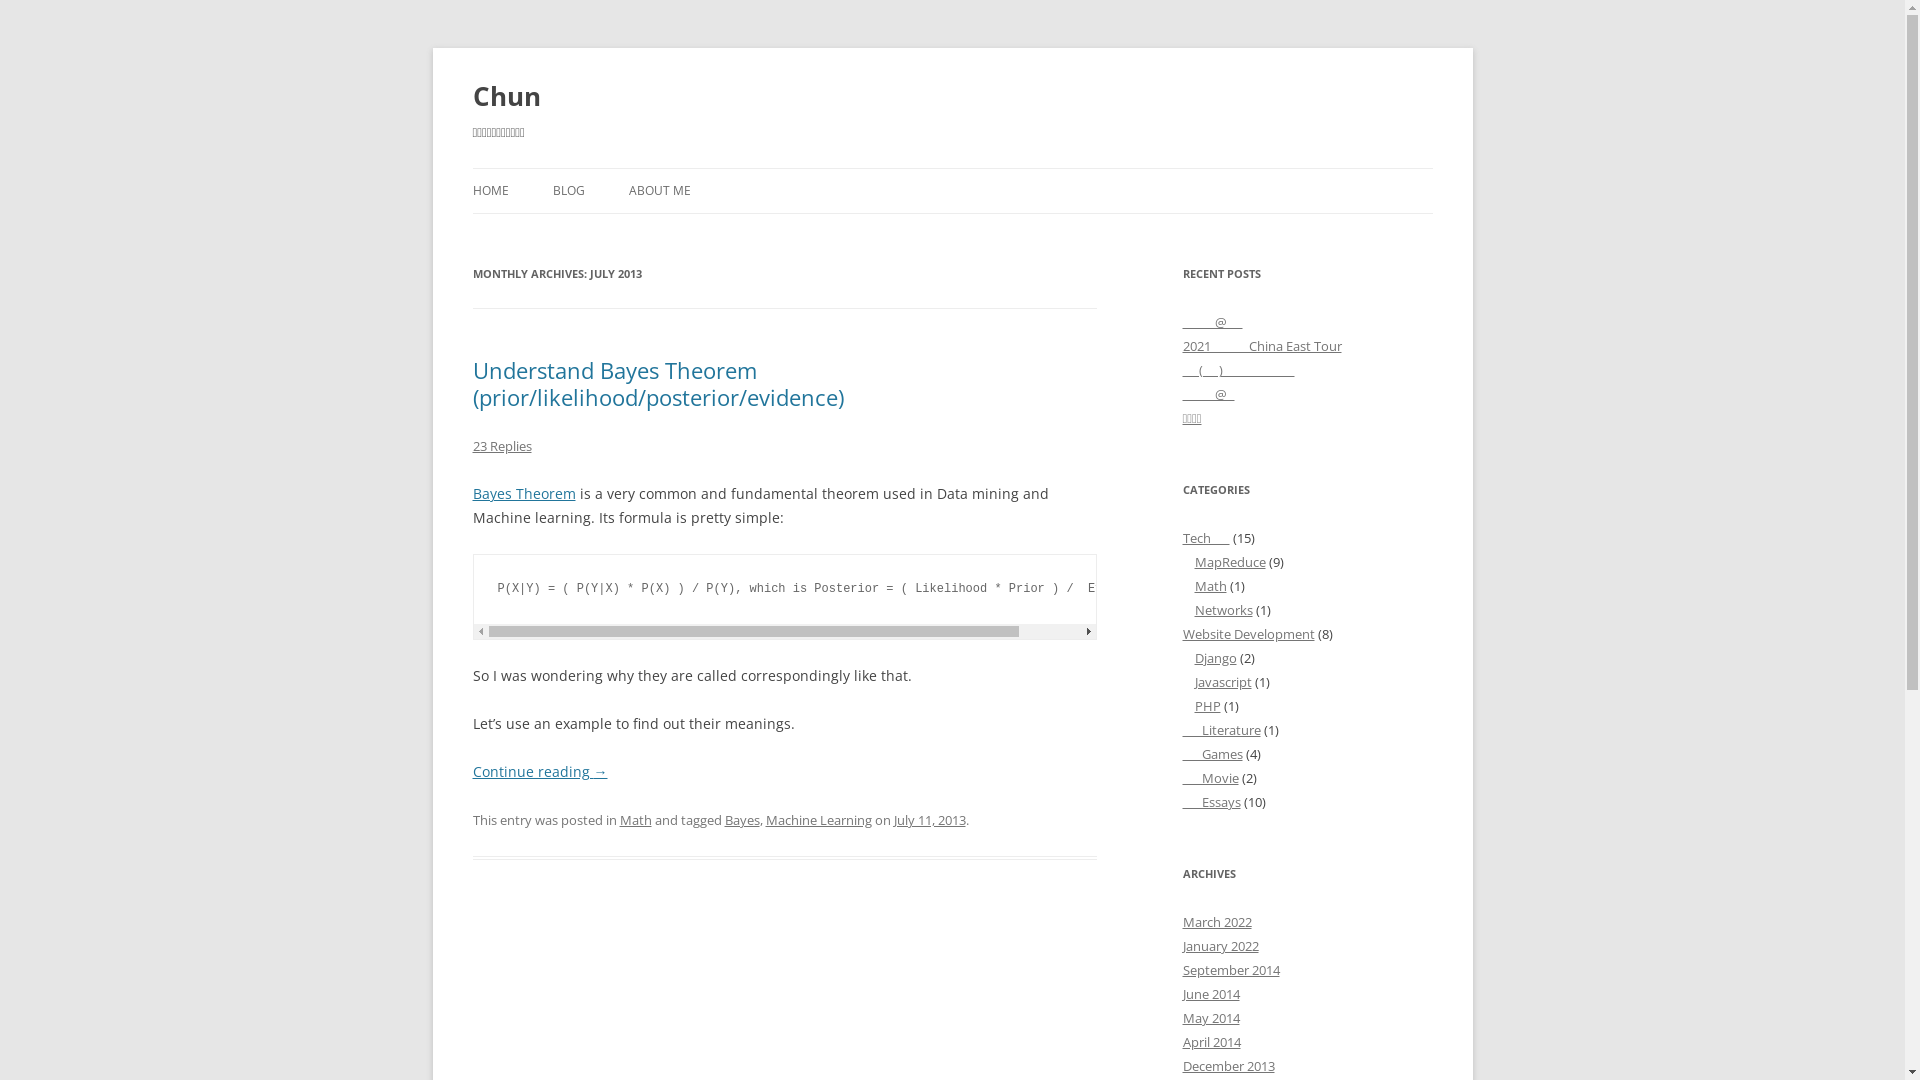 The height and width of the screenshot is (1080, 1920). What do you see at coordinates (1221, 681) in the screenshot?
I see `'Javascript'` at bounding box center [1221, 681].